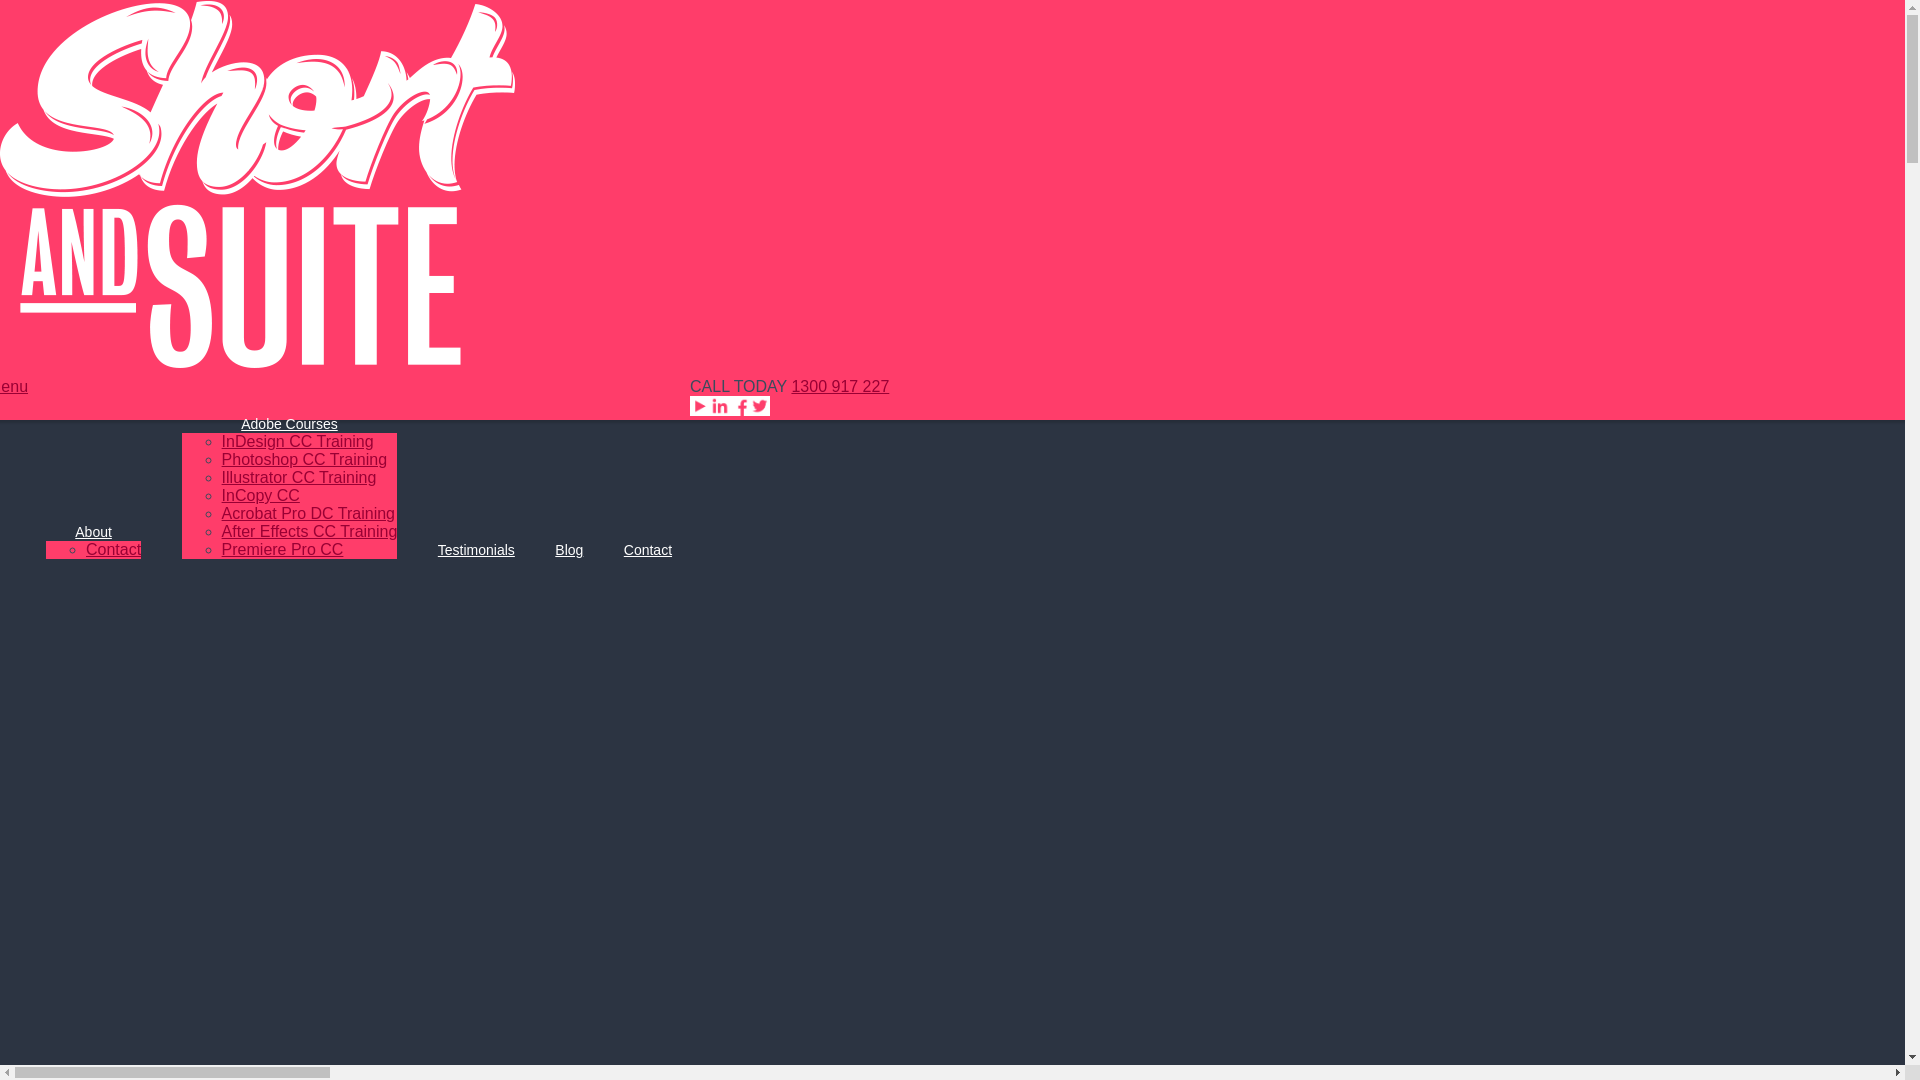  I want to click on 'Acrobat Pro DC Training', so click(221, 512).